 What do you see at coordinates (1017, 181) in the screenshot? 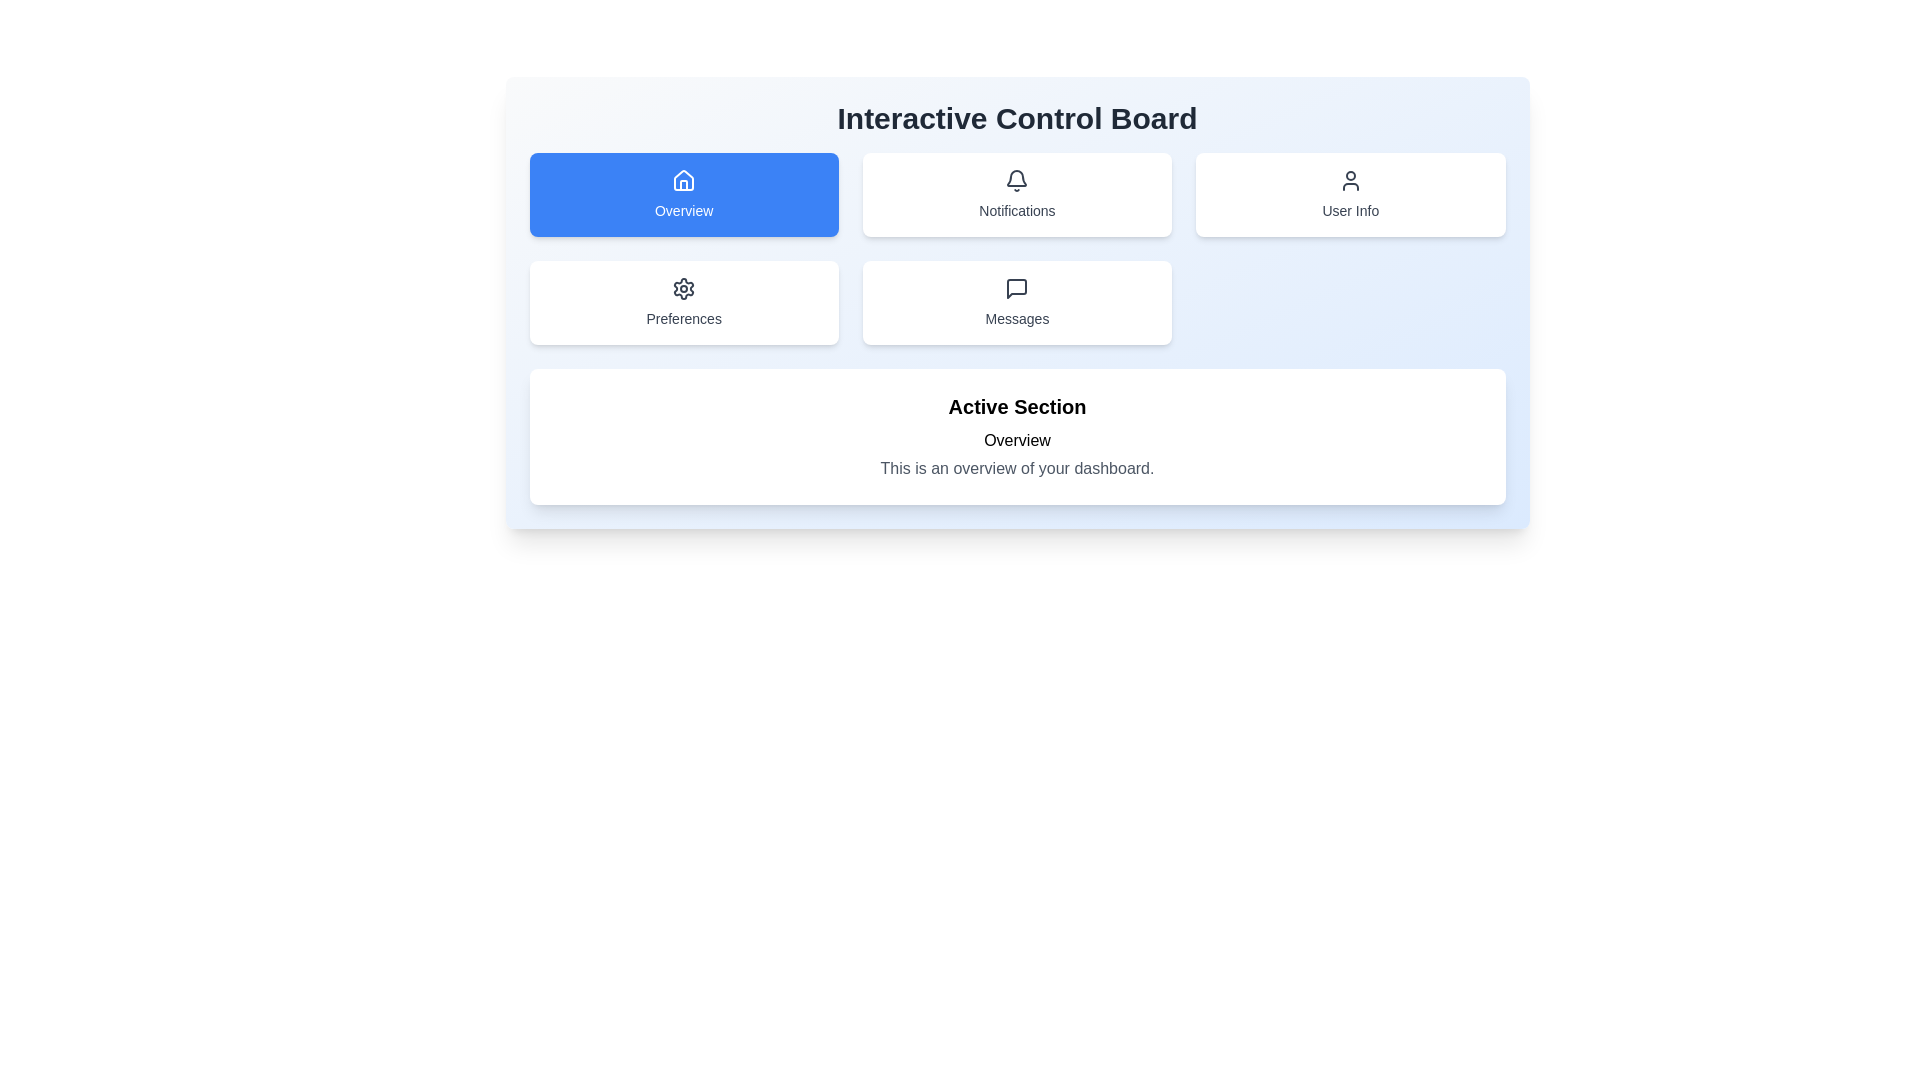
I see `the bell icon located in the upper middle section of the interface, positioned inside the 'Notifications' card` at bounding box center [1017, 181].